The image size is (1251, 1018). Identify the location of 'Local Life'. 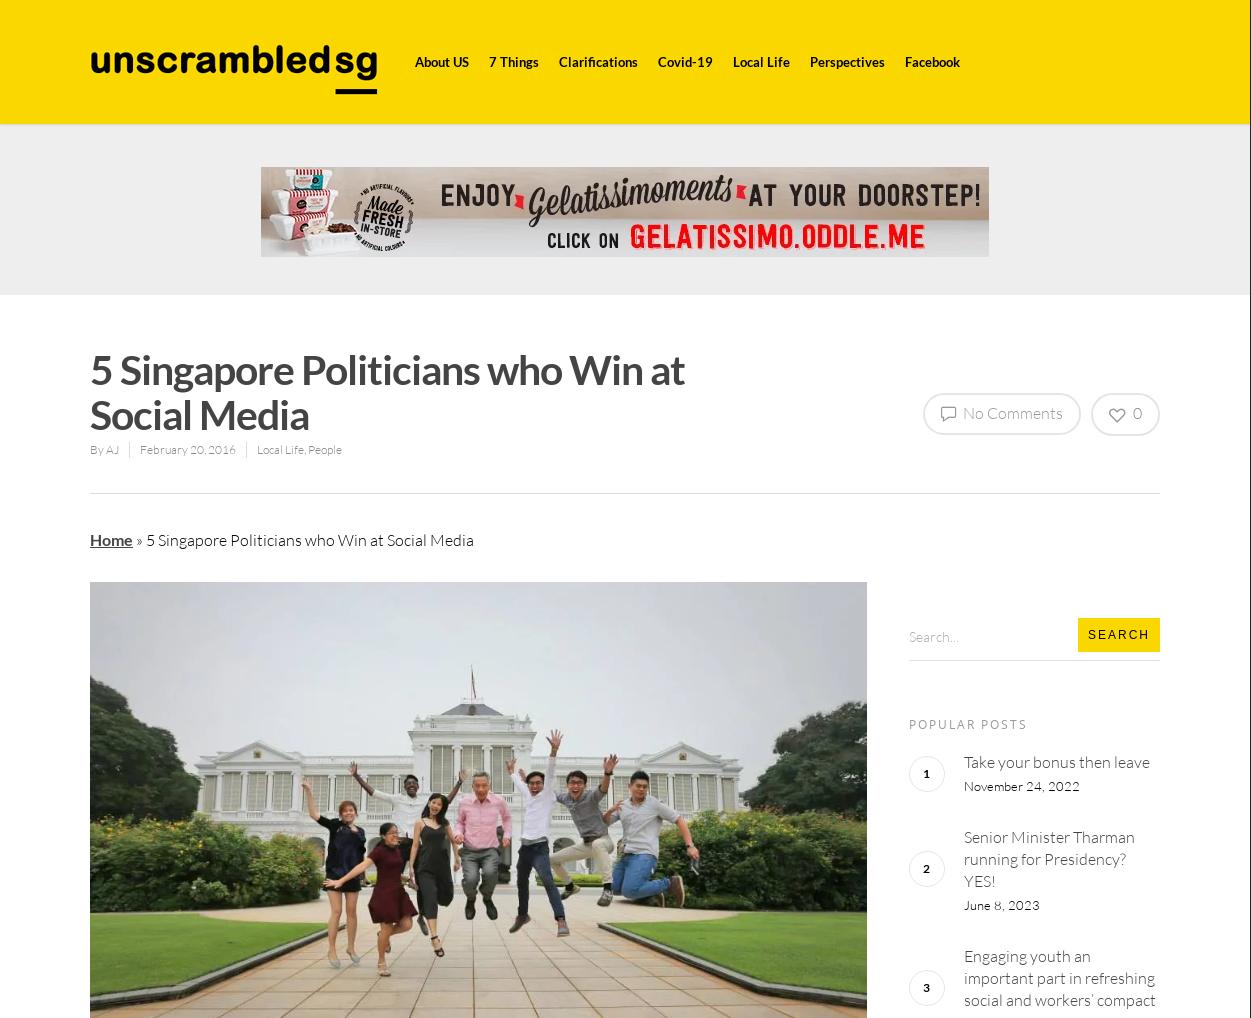
(280, 448).